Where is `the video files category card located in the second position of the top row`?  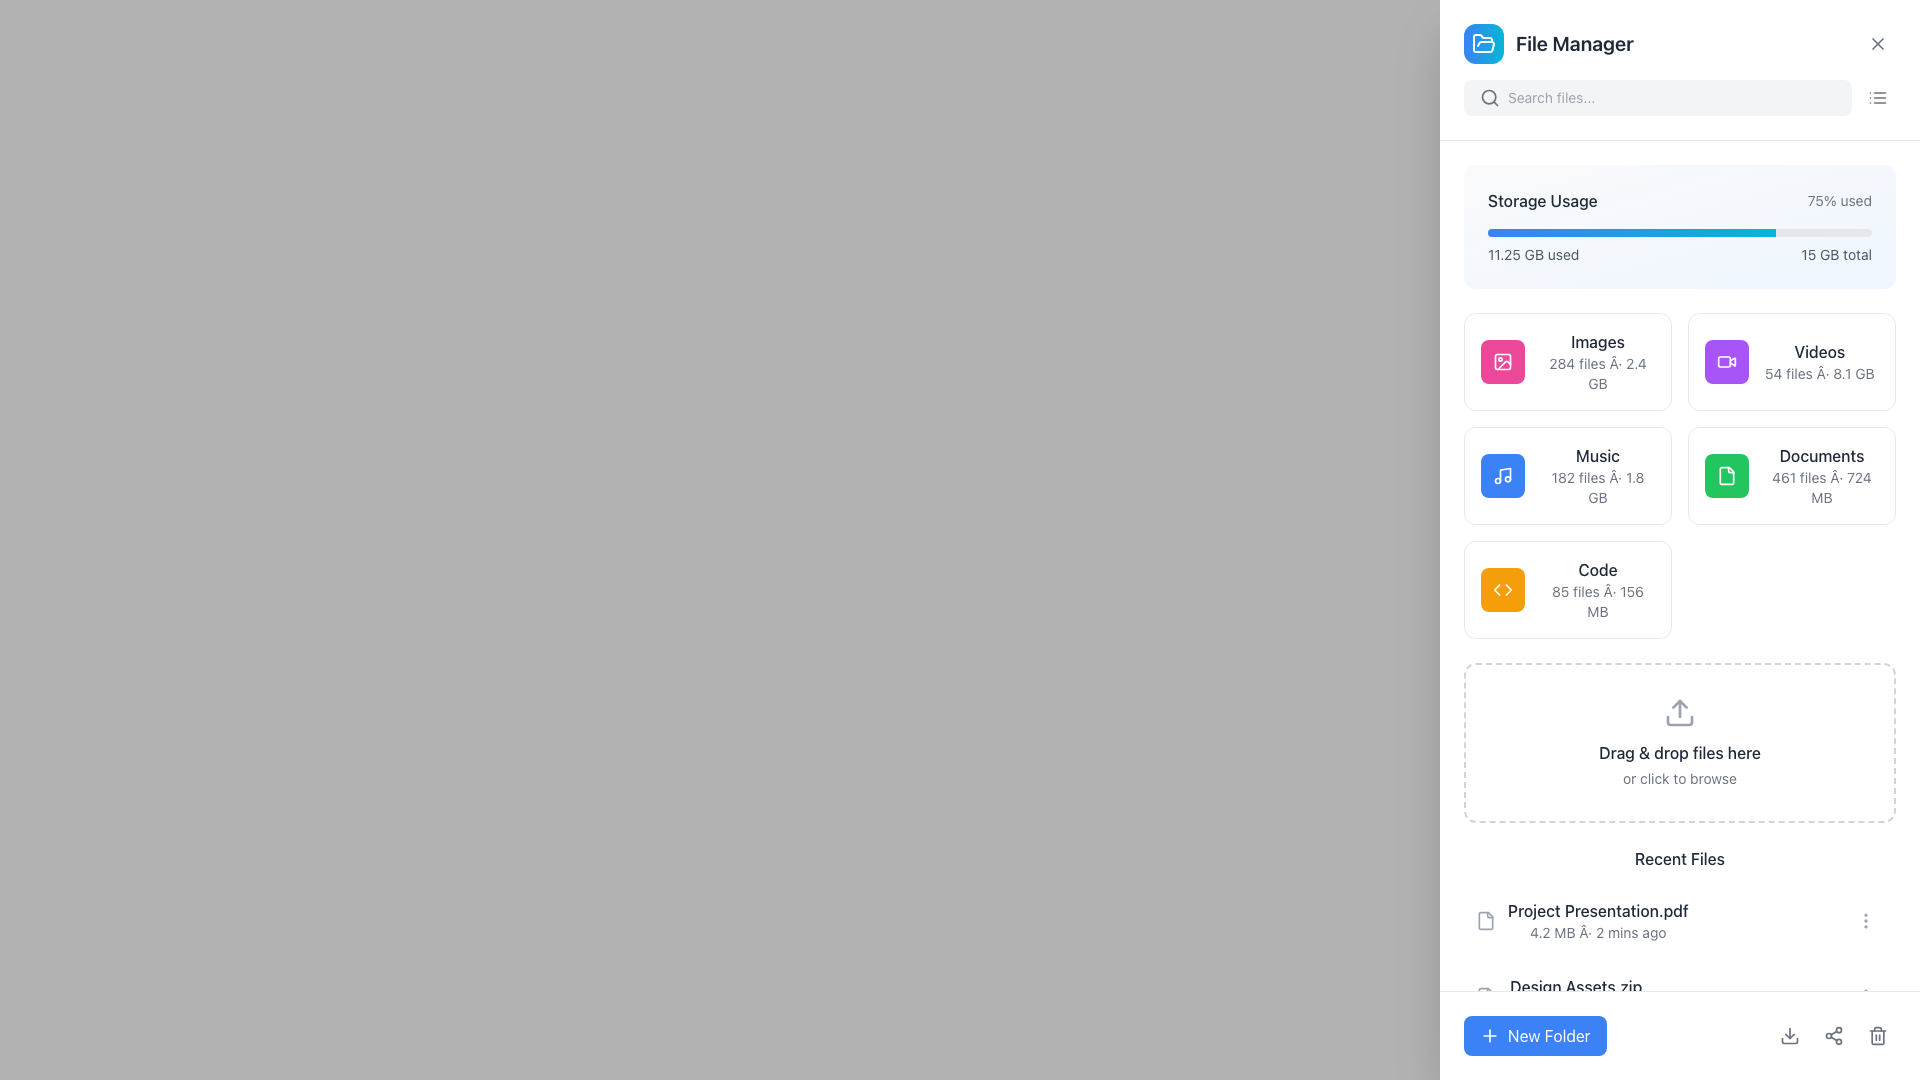 the video files category card located in the second position of the top row is located at coordinates (1791, 362).